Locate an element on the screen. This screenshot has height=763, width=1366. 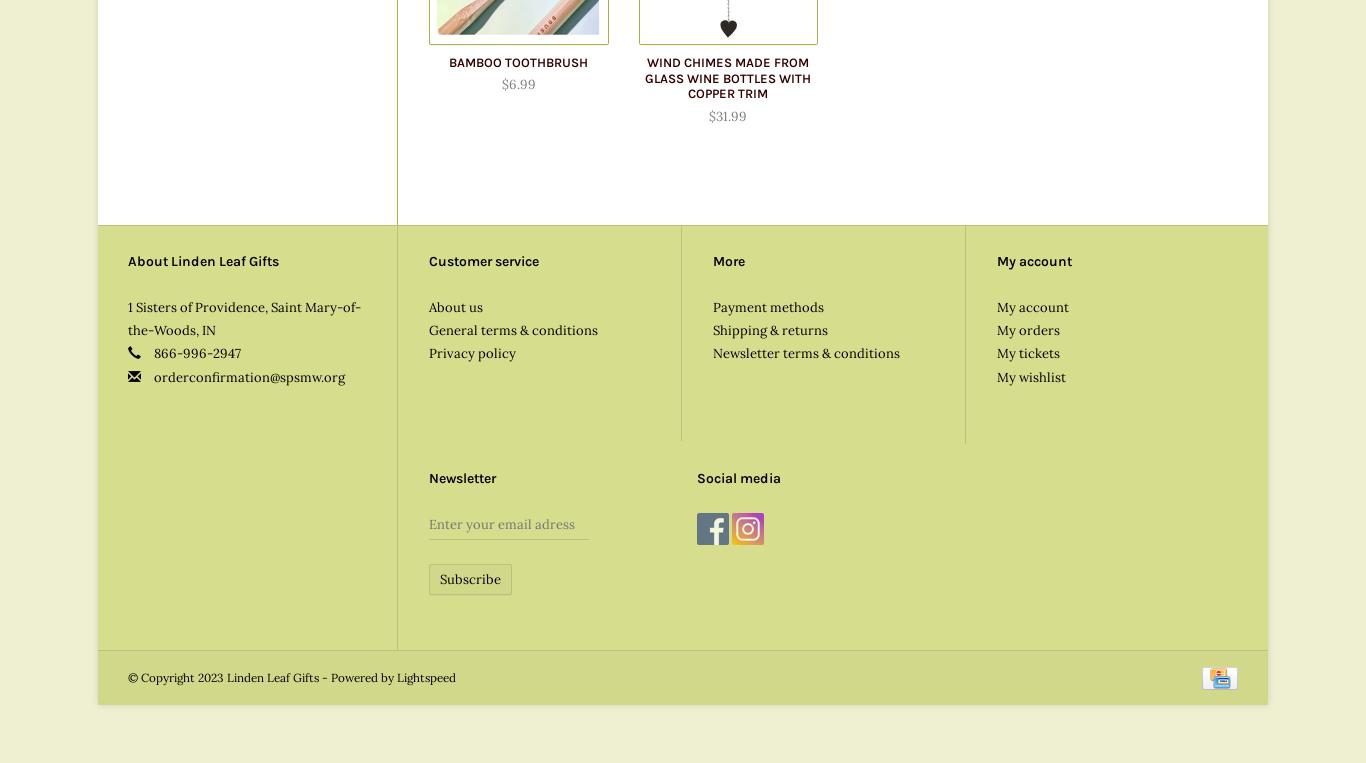
'My orders' is located at coordinates (997, 328).